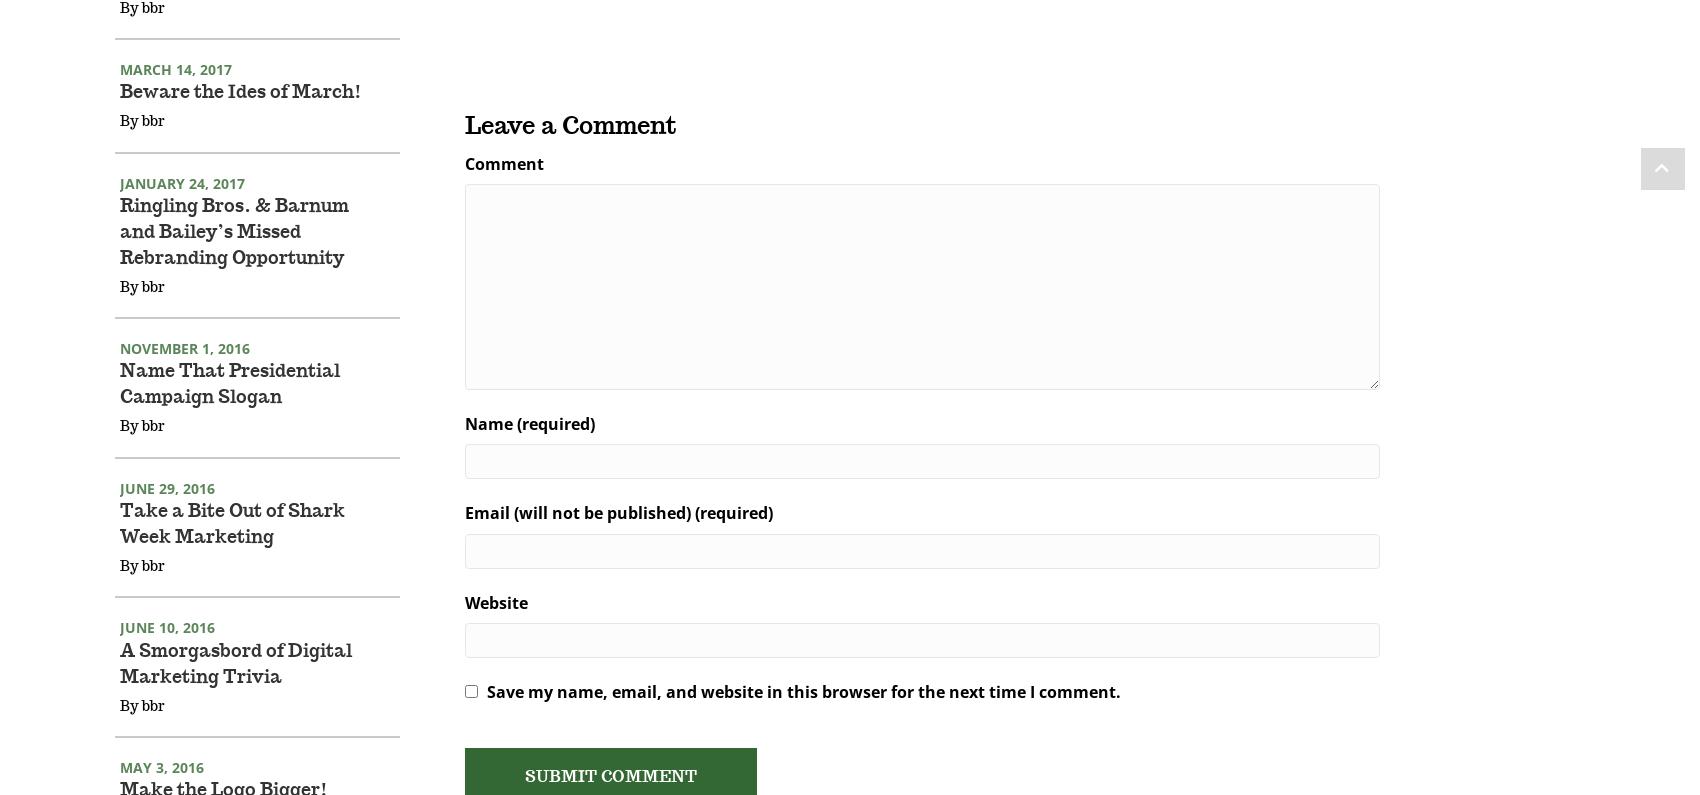 The width and height of the screenshot is (1700, 795). Describe the element at coordinates (241, 119) in the screenshot. I see `'Beware the Ides of March!'` at that location.